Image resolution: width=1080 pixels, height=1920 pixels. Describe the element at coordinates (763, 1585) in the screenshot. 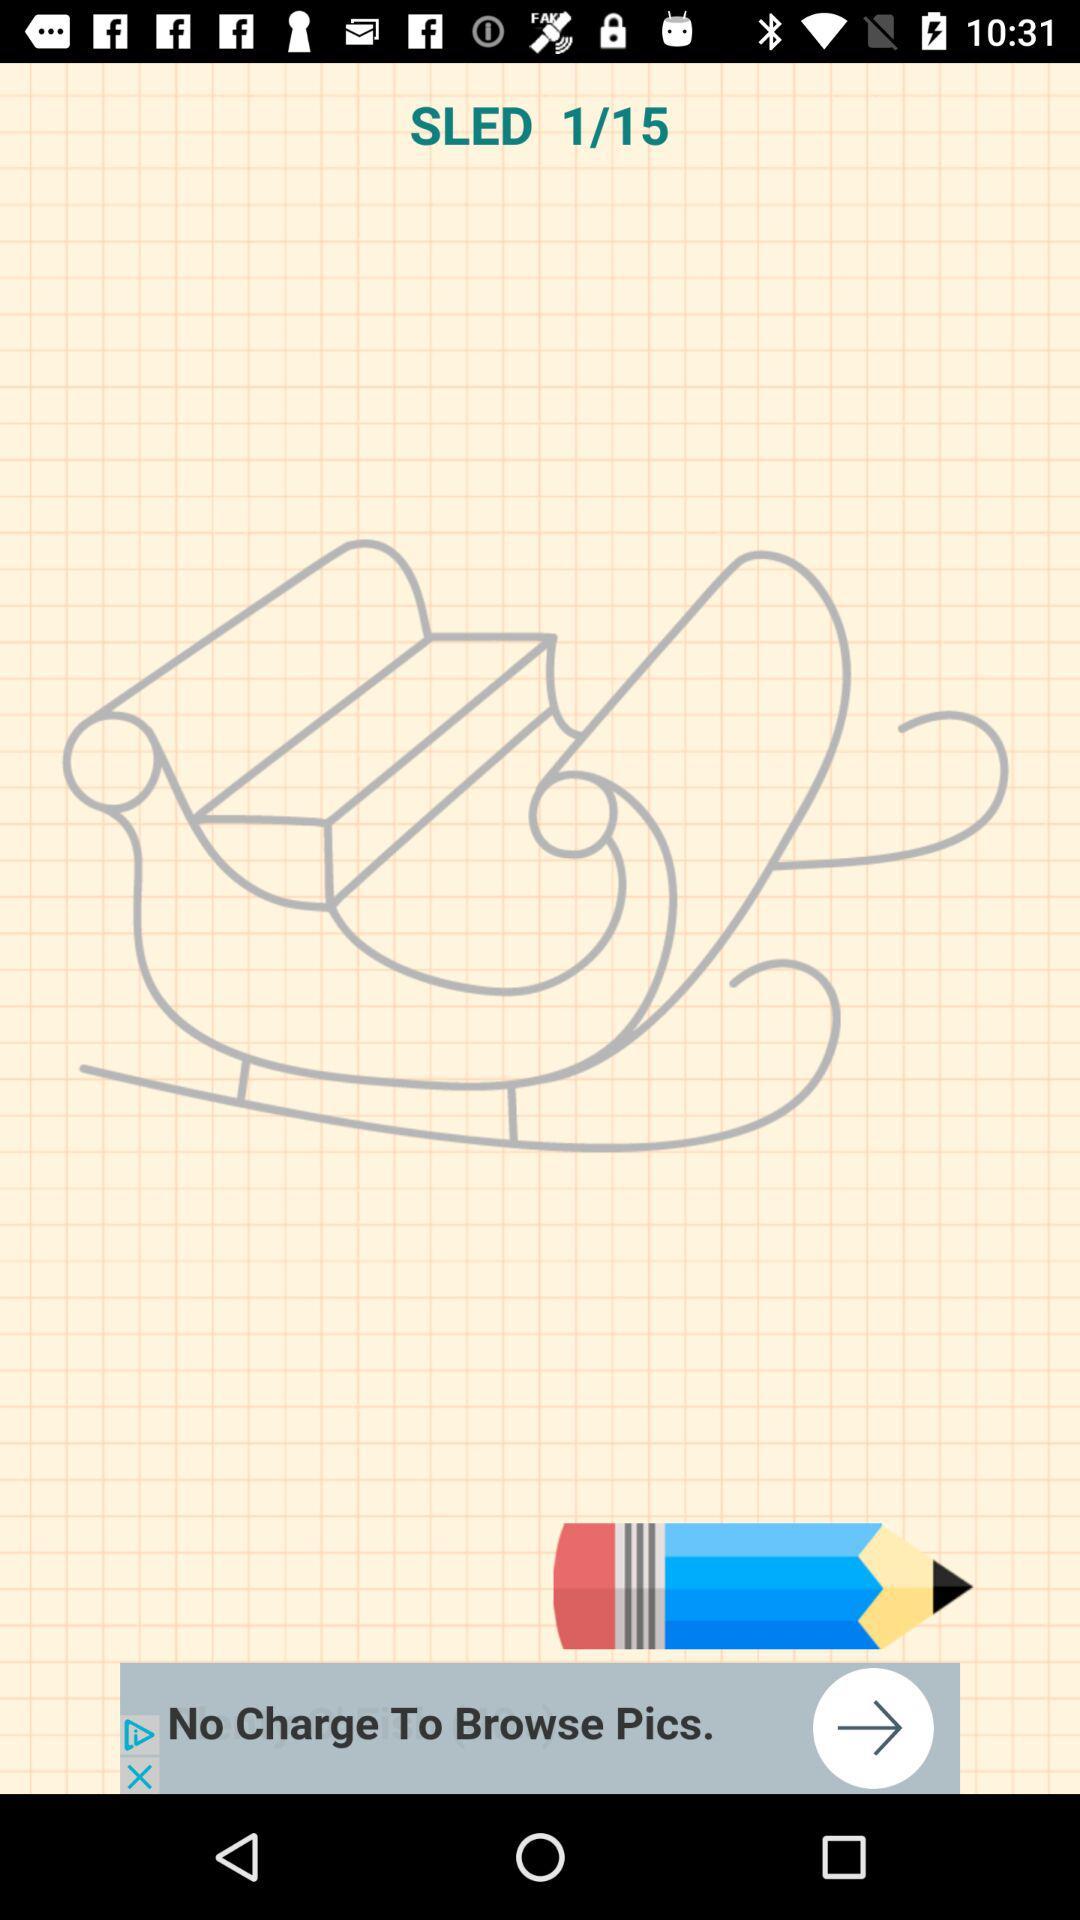

I see `use pencil to draw` at that location.